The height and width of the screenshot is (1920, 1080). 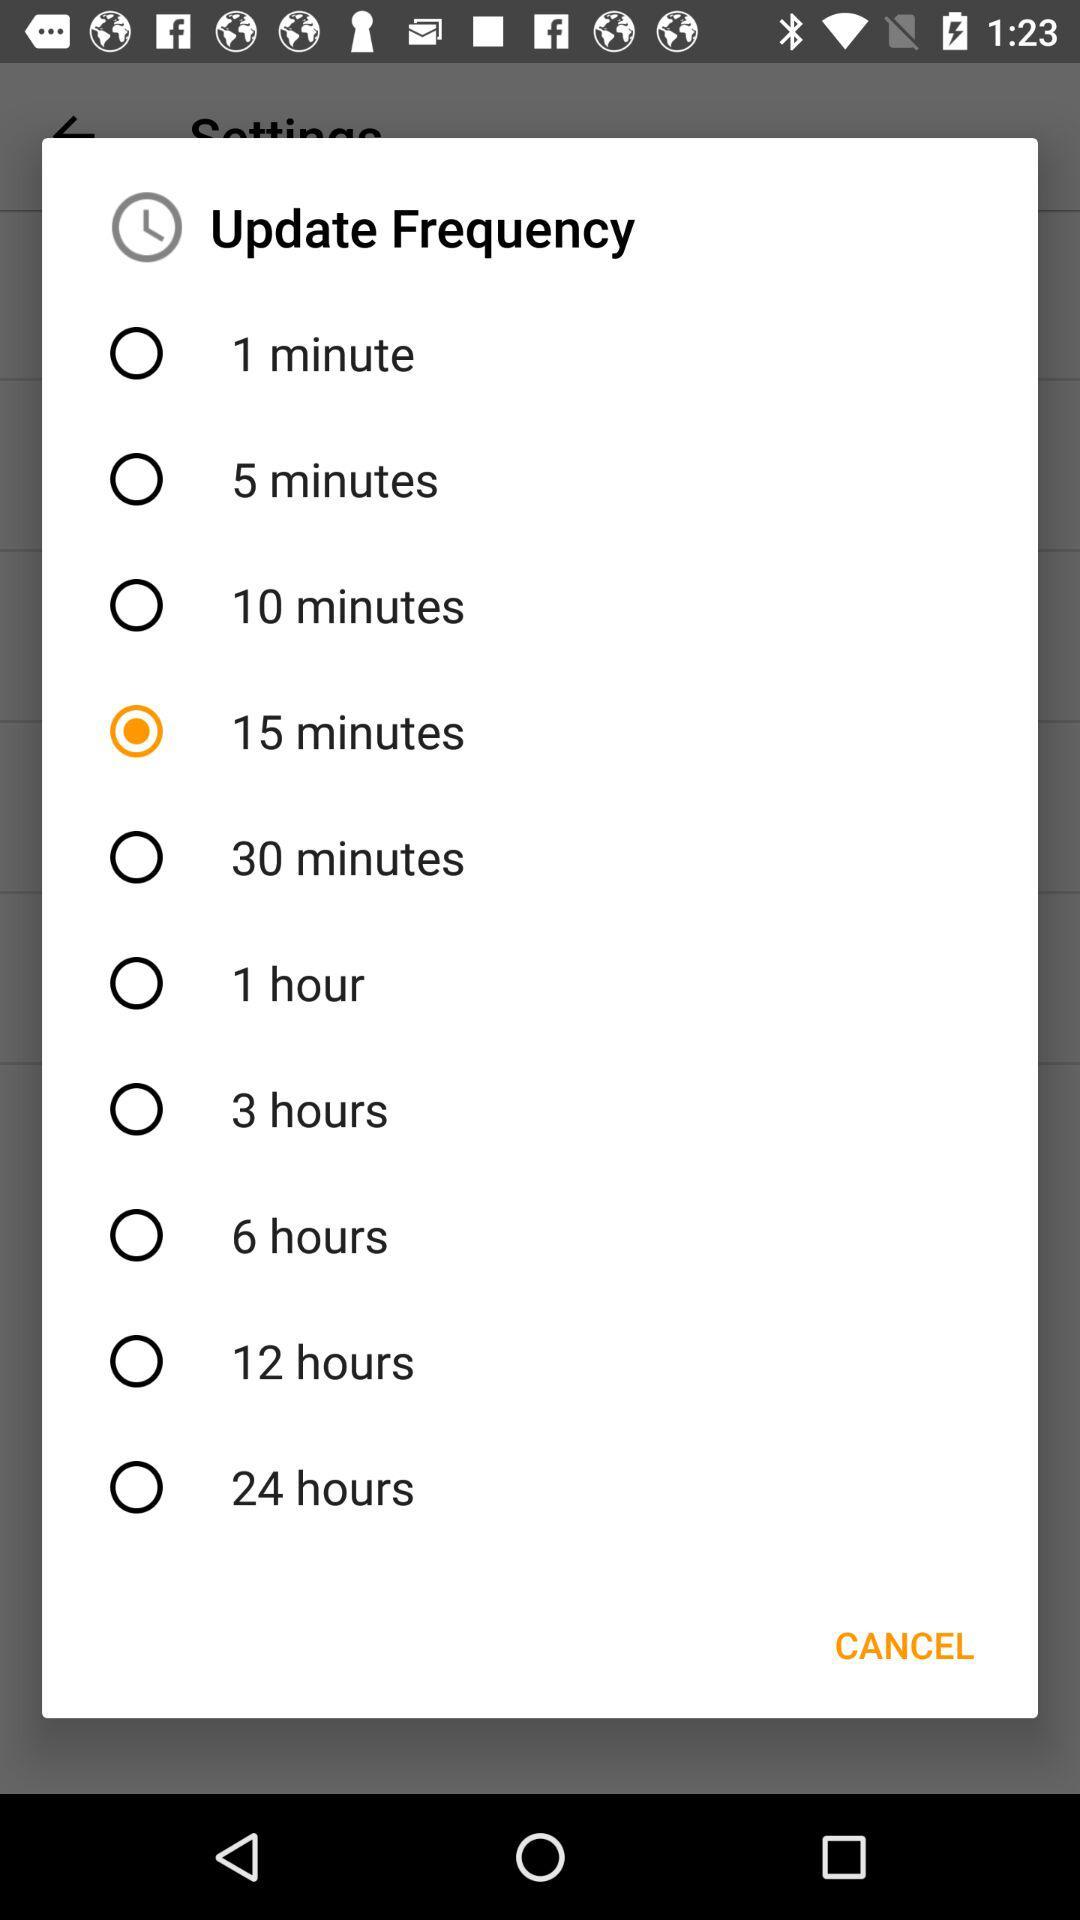 I want to click on cancel item, so click(x=904, y=1644).